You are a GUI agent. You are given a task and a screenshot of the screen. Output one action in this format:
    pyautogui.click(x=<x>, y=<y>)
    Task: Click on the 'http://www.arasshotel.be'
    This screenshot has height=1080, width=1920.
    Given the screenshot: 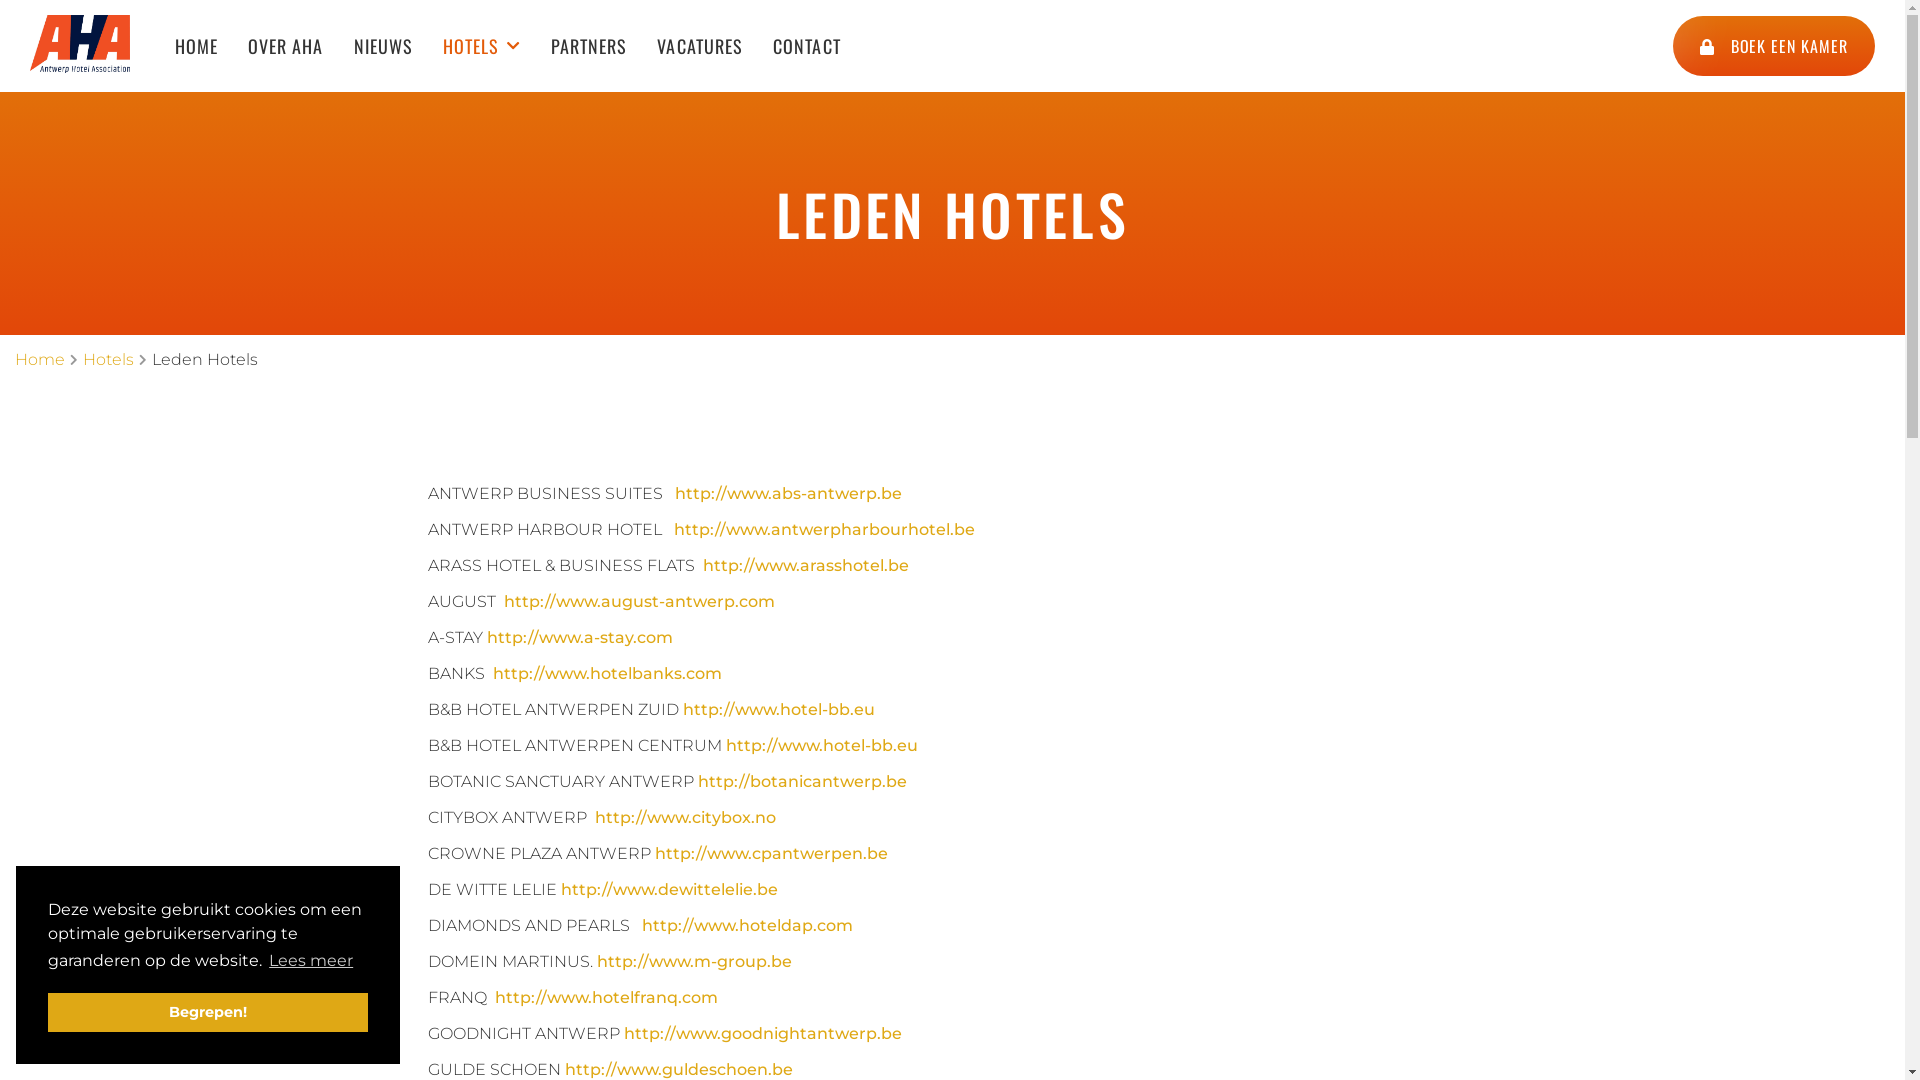 What is the action you would take?
    pyautogui.click(x=805, y=565)
    